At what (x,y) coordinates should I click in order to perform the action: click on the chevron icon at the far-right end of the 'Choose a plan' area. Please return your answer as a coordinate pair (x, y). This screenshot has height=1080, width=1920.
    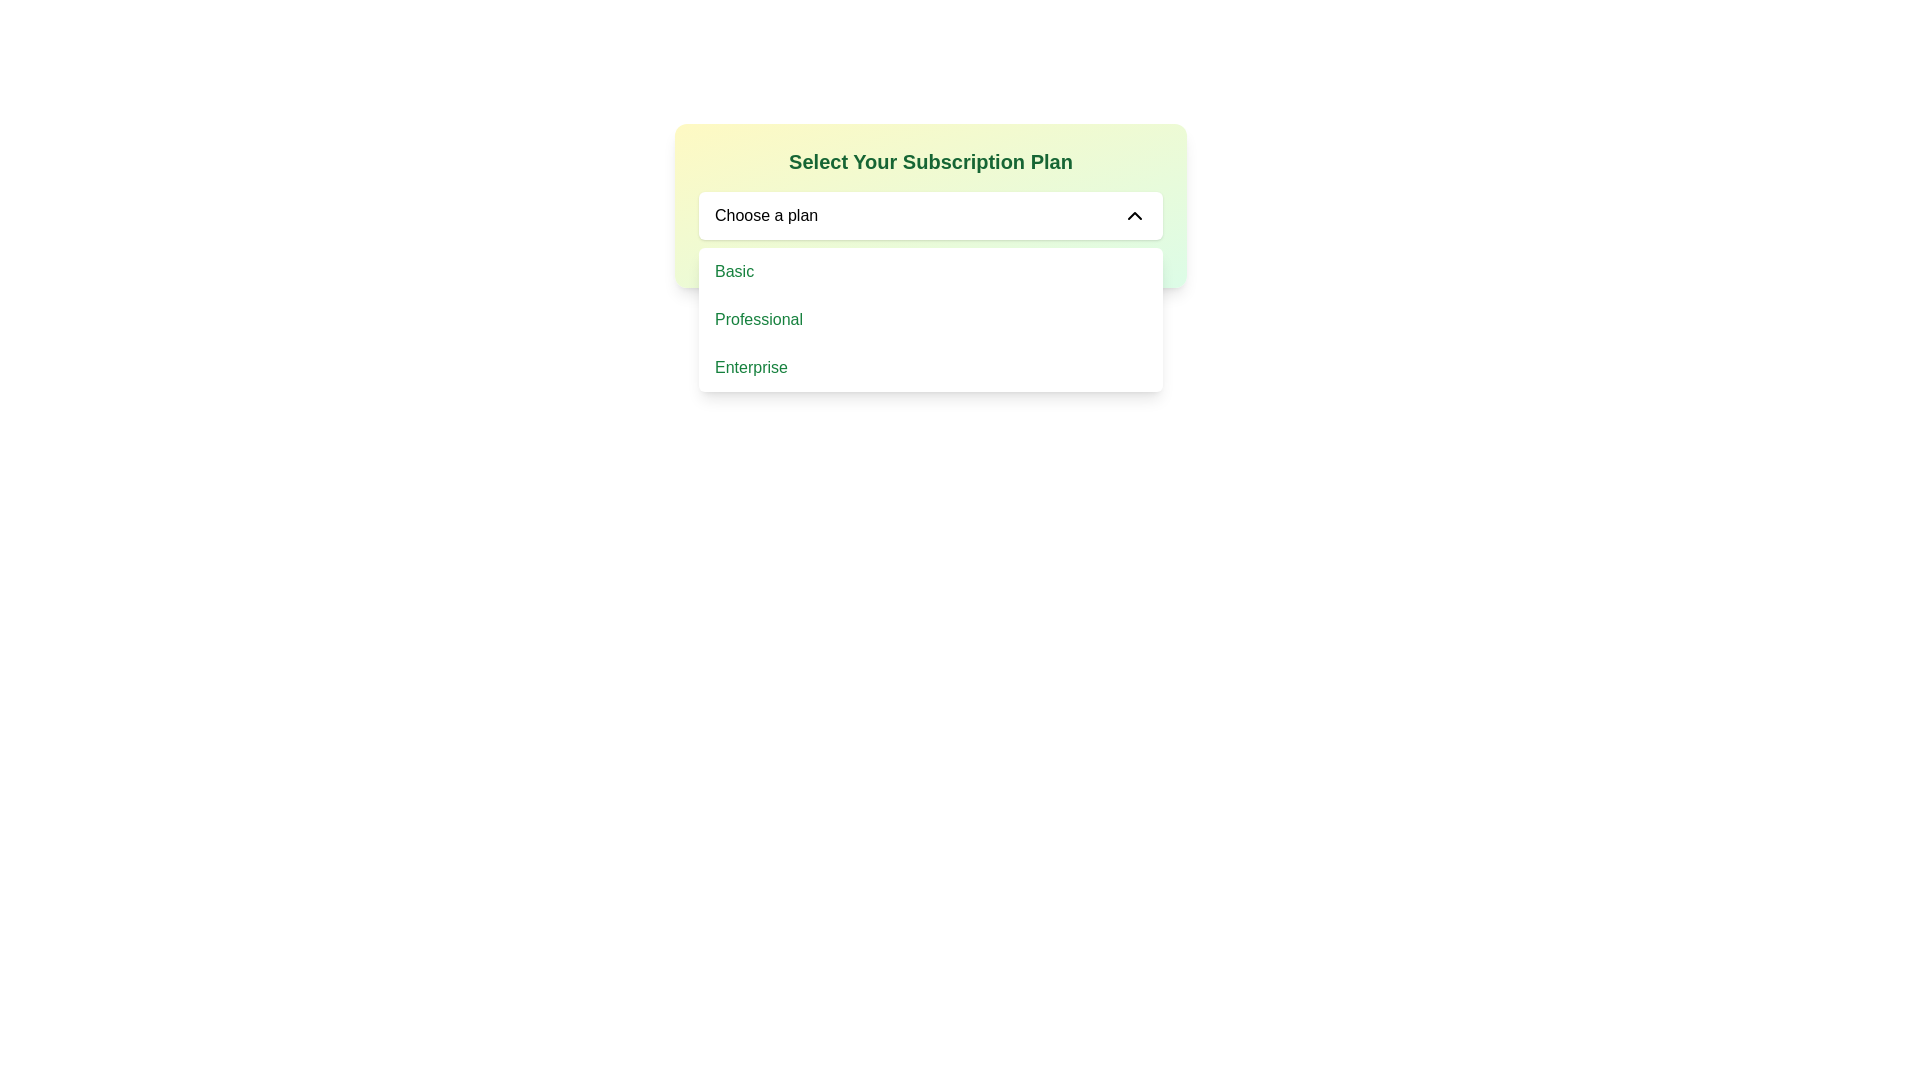
    Looking at the image, I should click on (1134, 216).